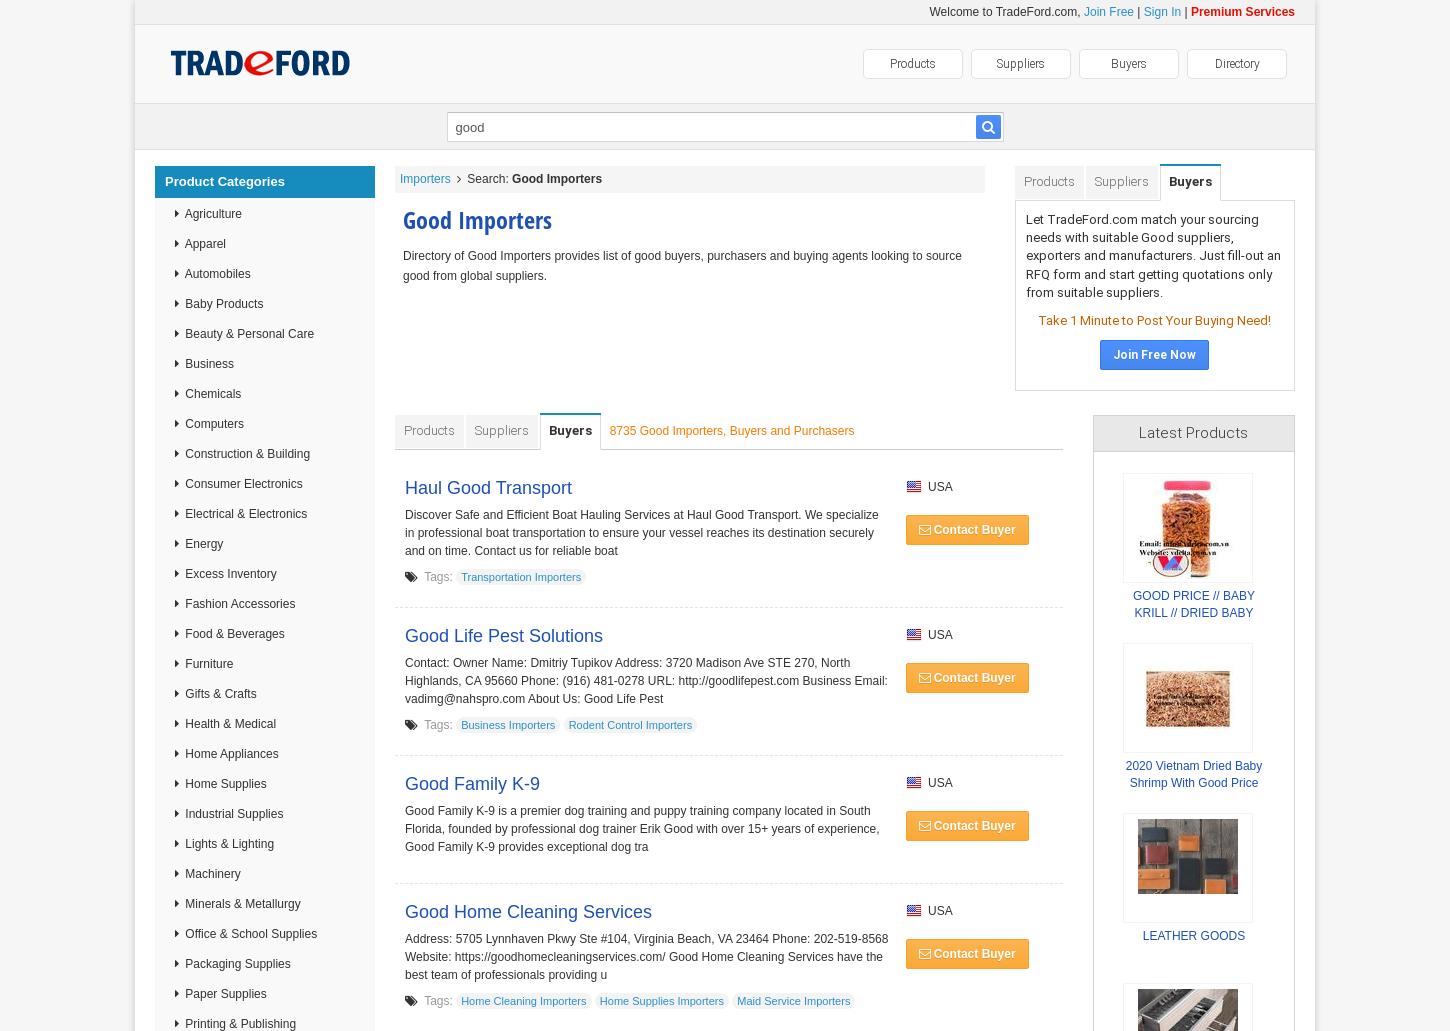 The height and width of the screenshot is (1031, 1450). I want to click on 'Good Life Pest Solutions', so click(504, 636).